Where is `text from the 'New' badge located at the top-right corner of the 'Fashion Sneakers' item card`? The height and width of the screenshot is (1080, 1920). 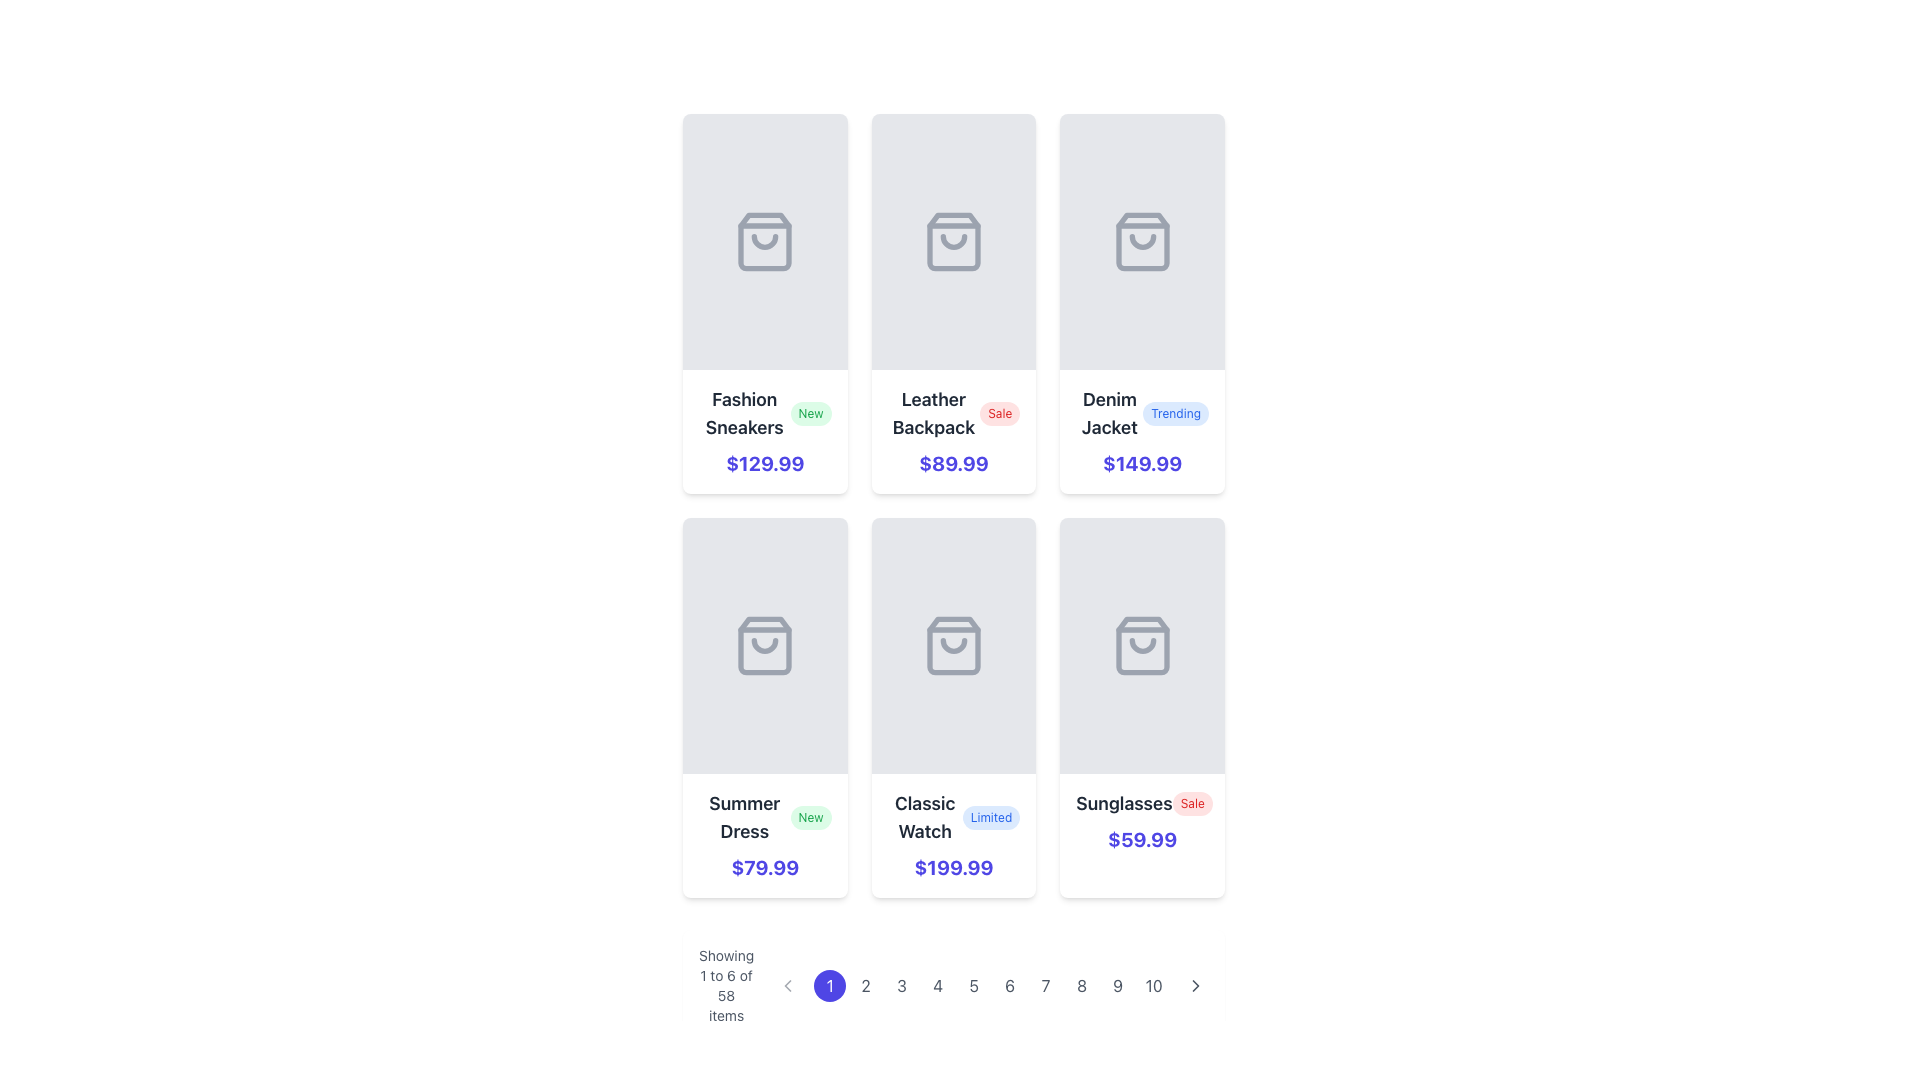
text from the 'New' badge located at the top-right corner of the 'Fashion Sneakers' item card is located at coordinates (811, 412).